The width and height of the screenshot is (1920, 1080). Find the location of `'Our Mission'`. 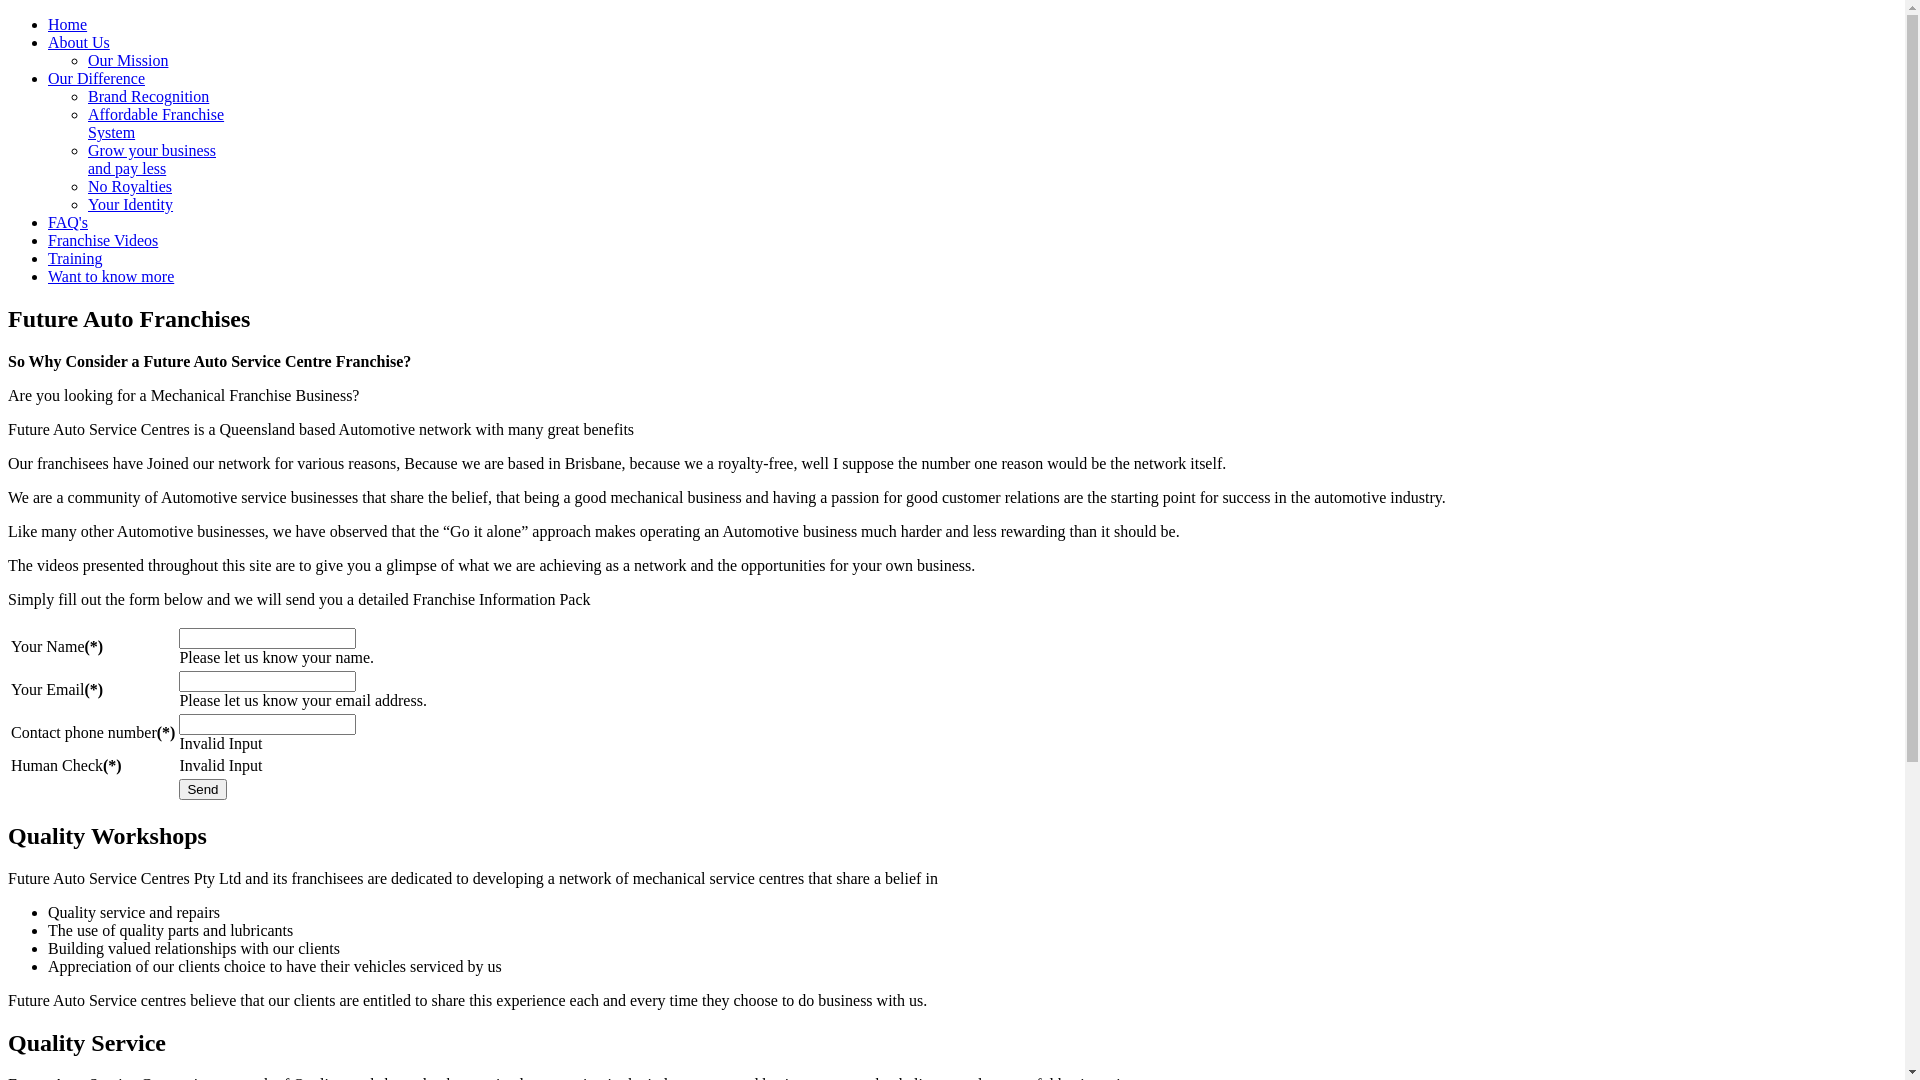

'Our Mission' is located at coordinates (127, 59).